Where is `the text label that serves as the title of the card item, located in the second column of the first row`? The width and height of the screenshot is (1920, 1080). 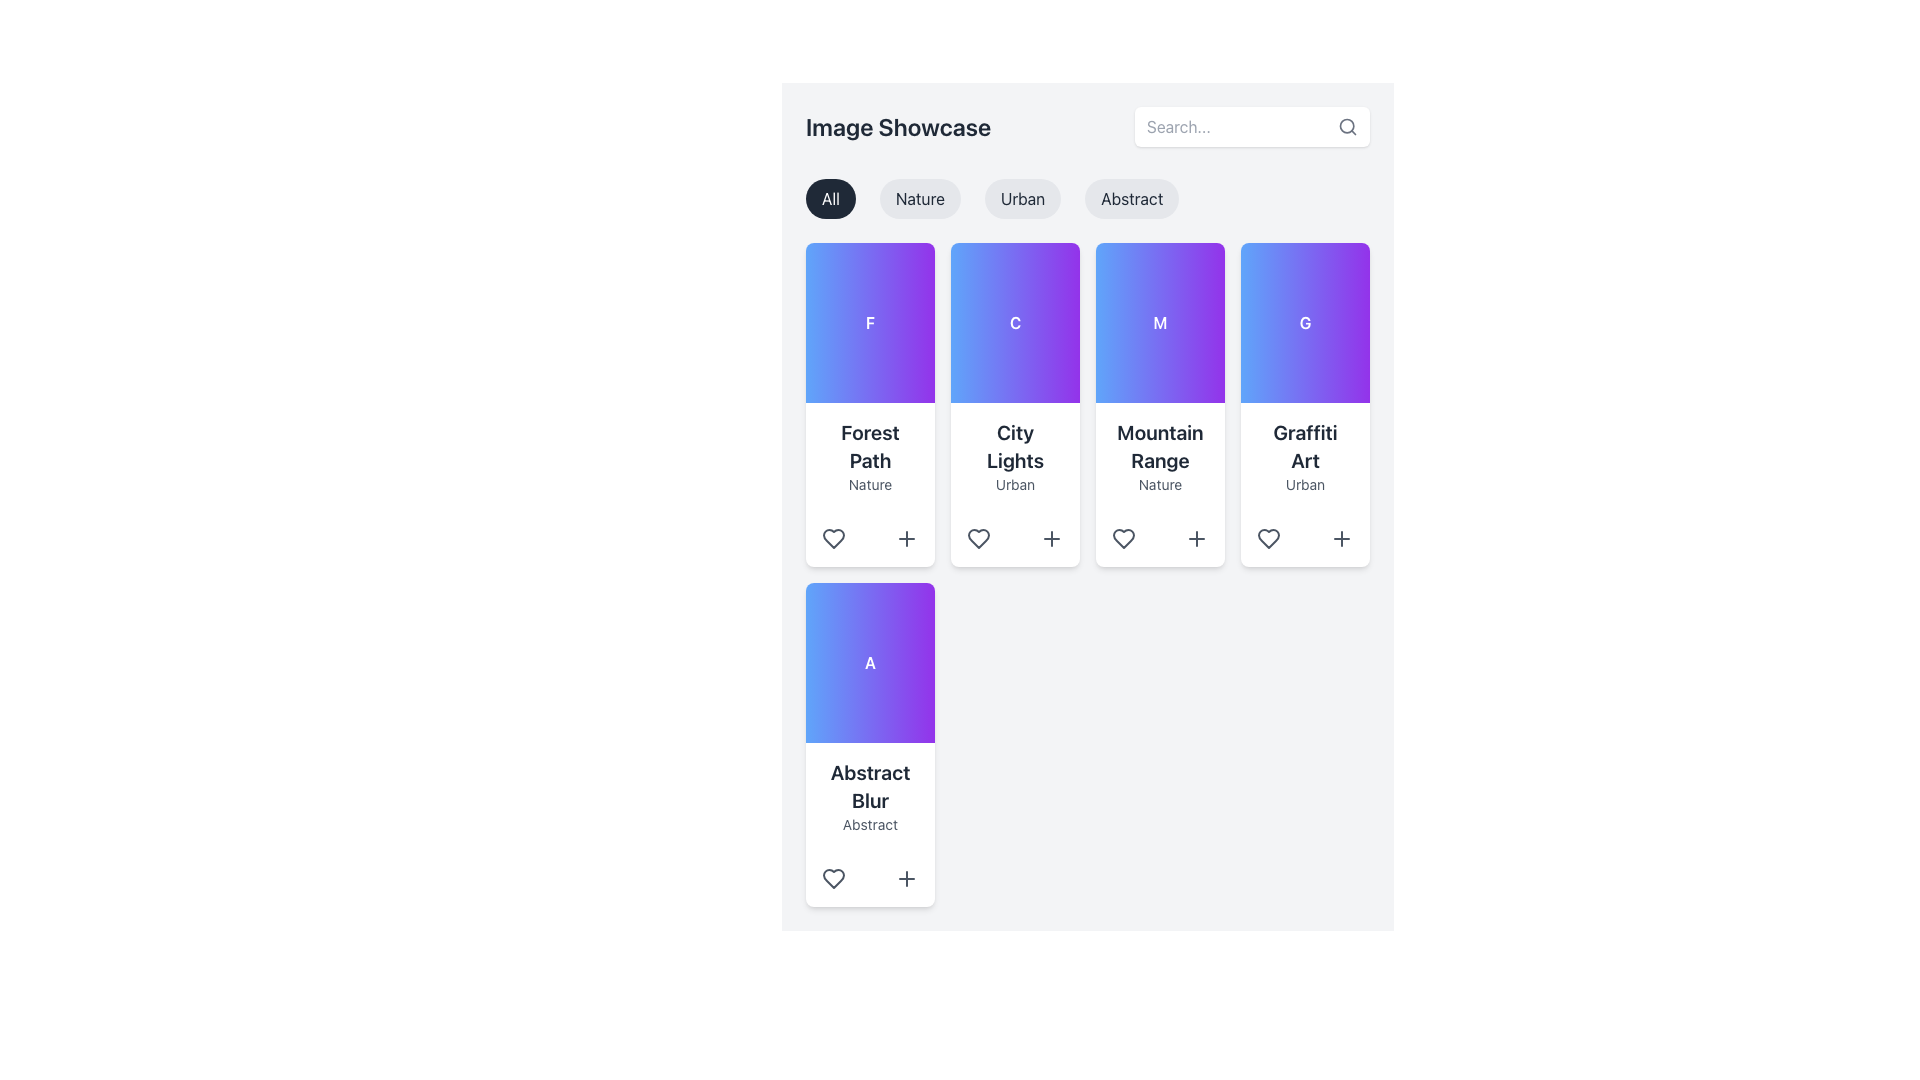
the text label that serves as the title of the card item, located in the second column of the first row is located at coordinates (1015, 446).